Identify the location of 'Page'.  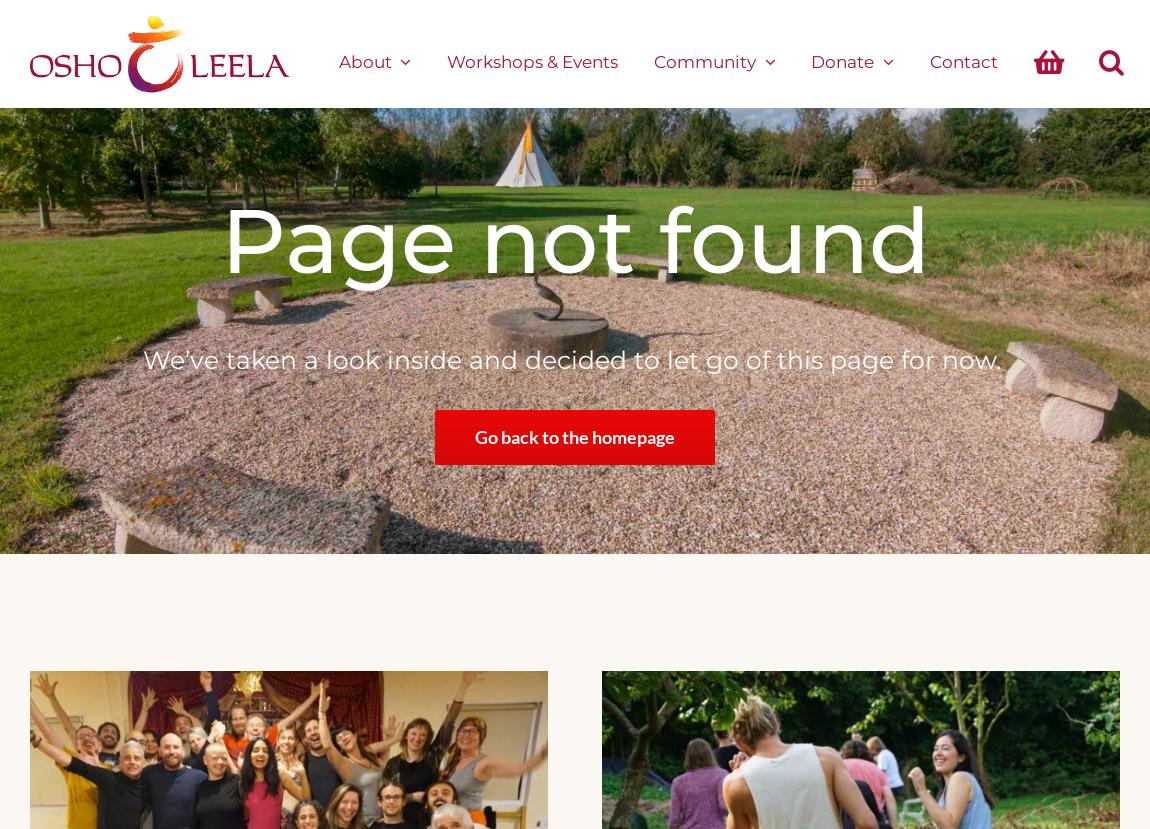
(337, 239).